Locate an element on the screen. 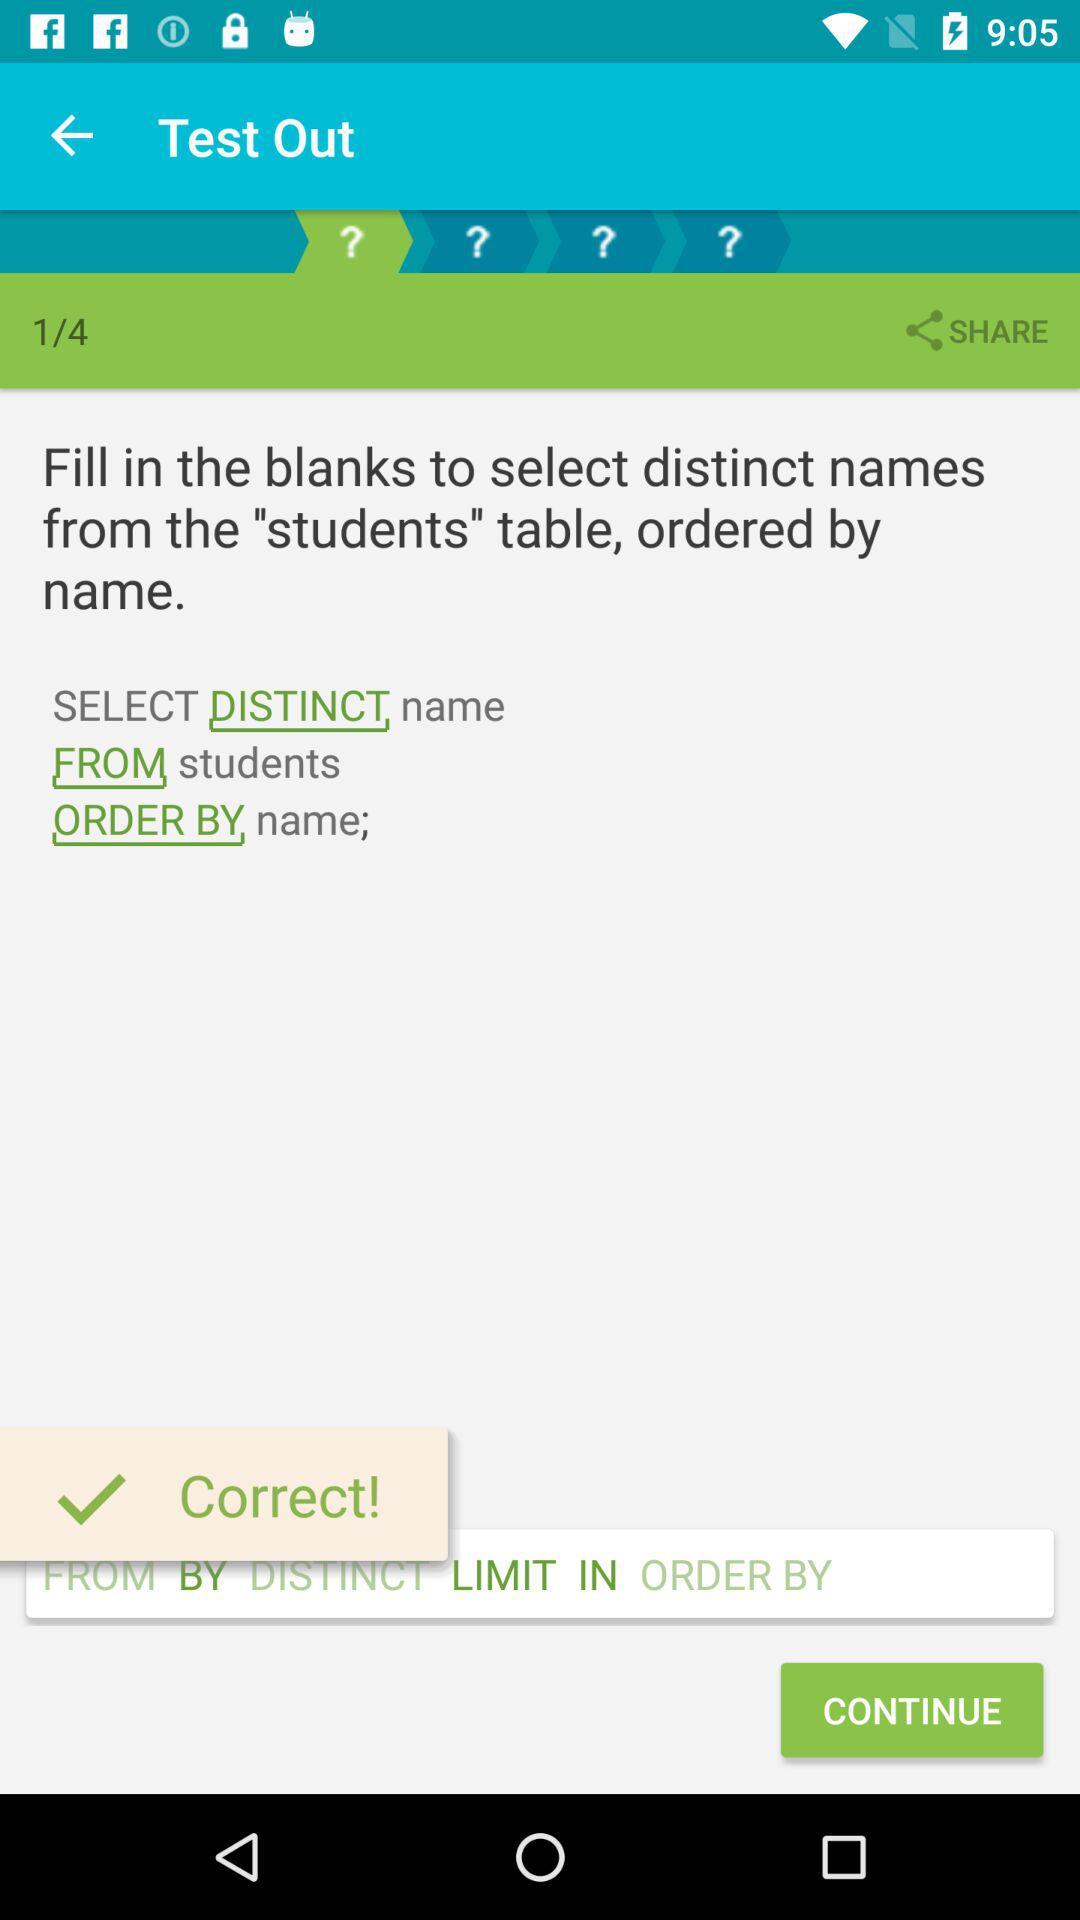  the help icon is located at coordinates (477, 240).